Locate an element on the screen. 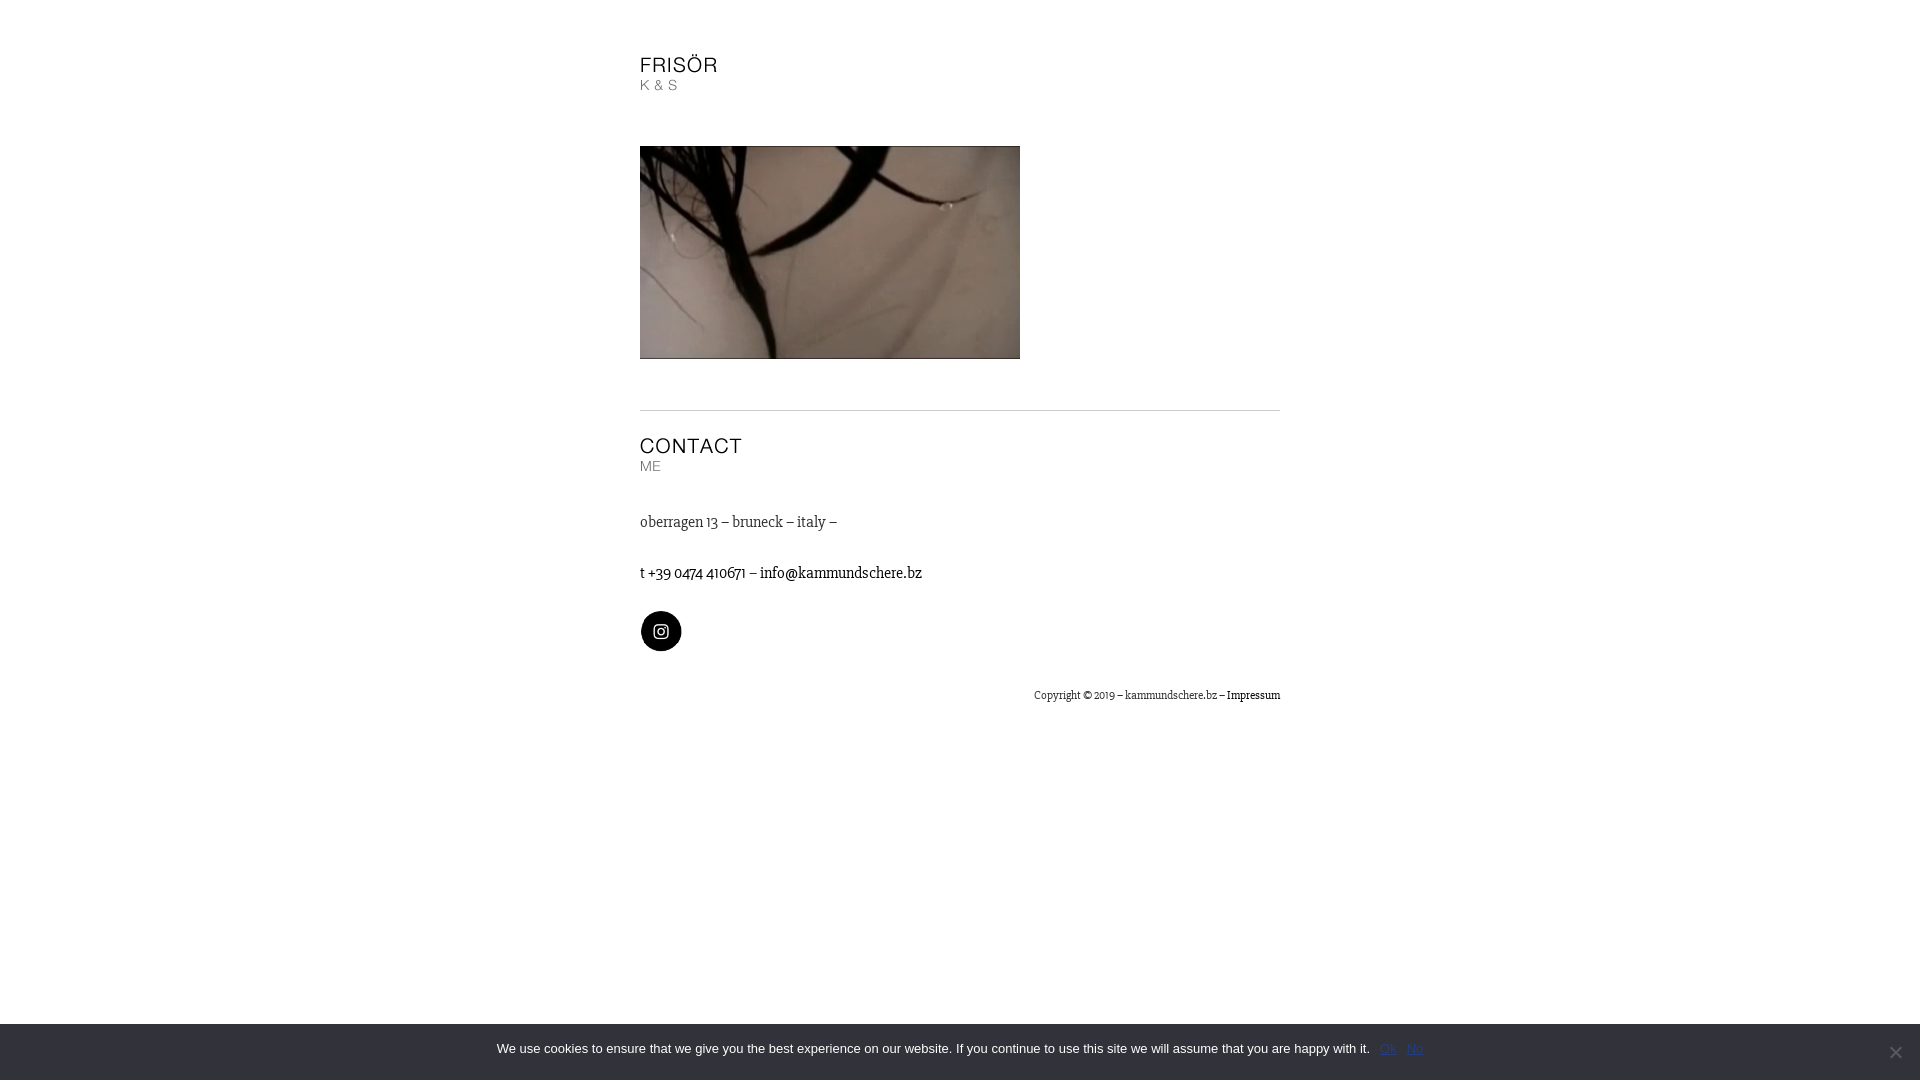 The width and height of the screenshot is (1920, 1080). 'Ok' is located at coordinates (1387, 1048).